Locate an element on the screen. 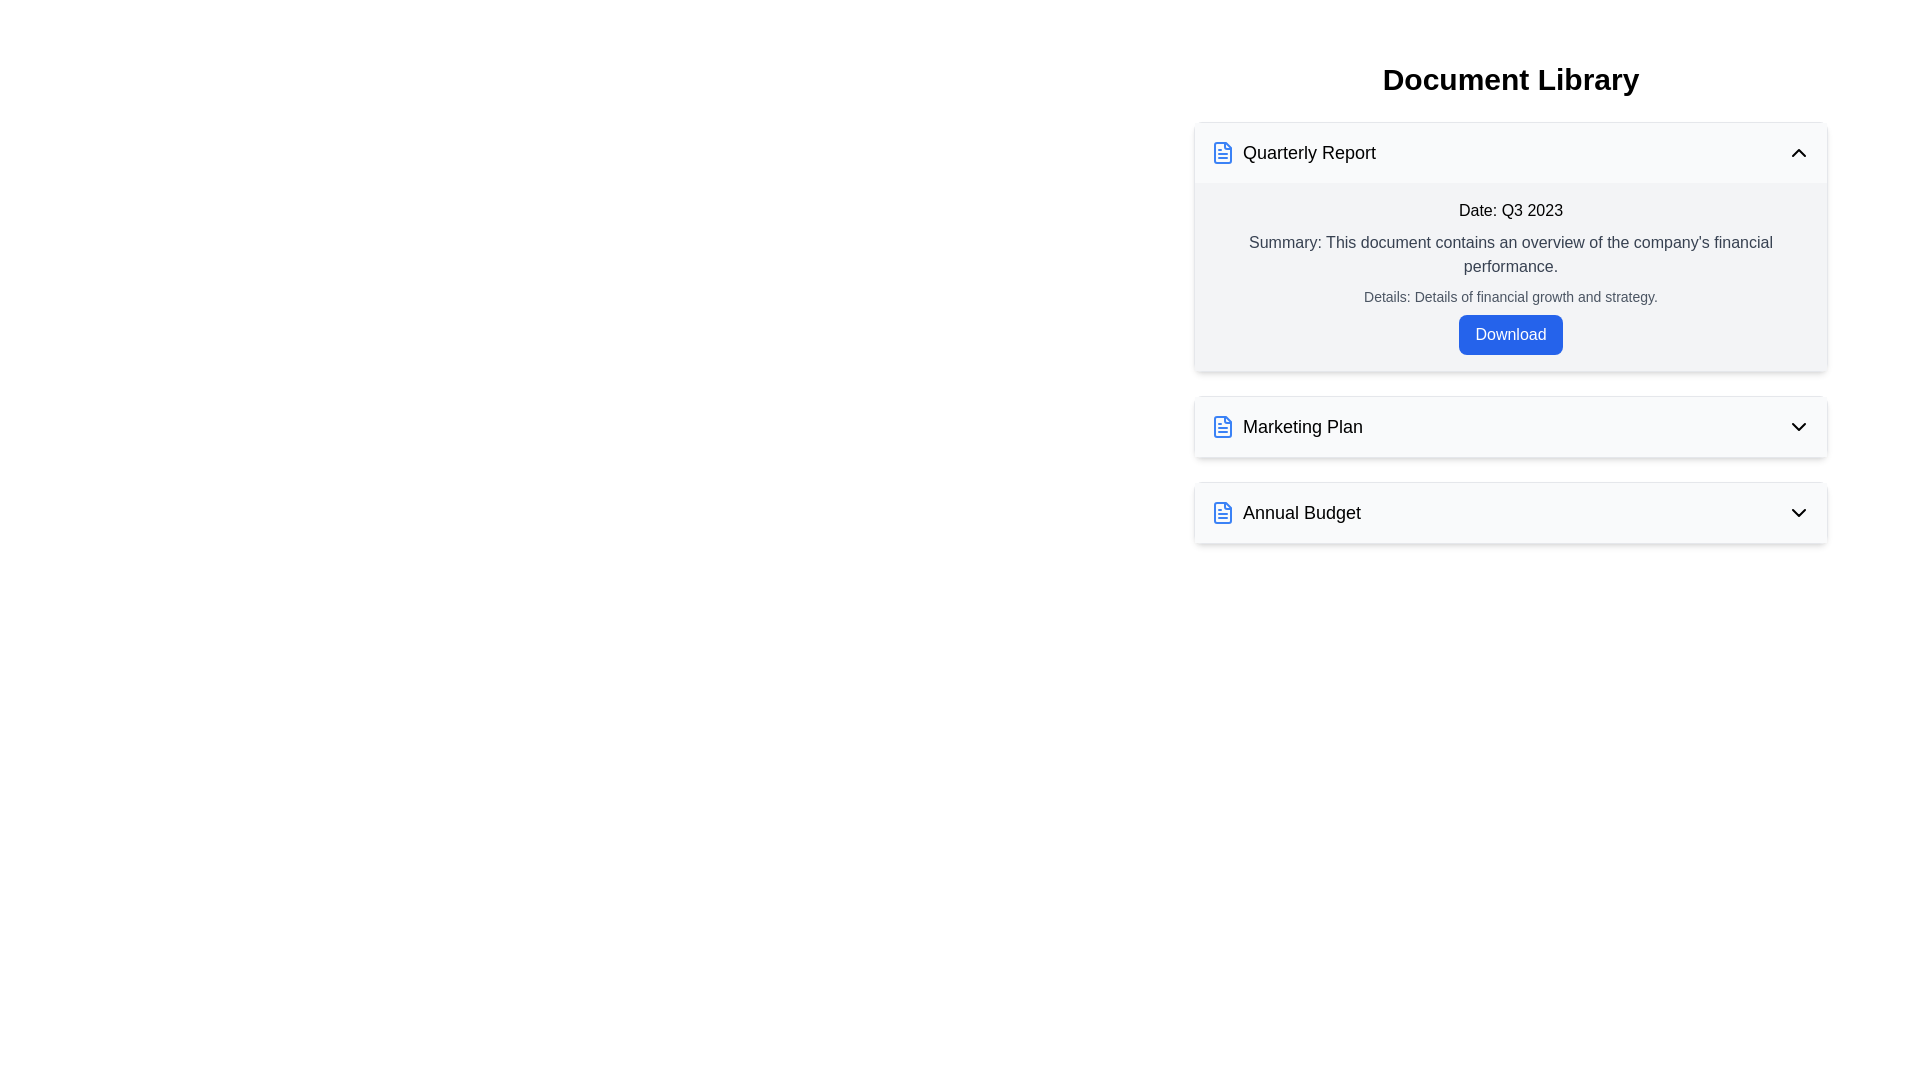 Image resolution: width=1920 pixels, height=1080 pixels. the third text label that provides additional details about the financial context or strategy is located at coordinates (1511, 297).